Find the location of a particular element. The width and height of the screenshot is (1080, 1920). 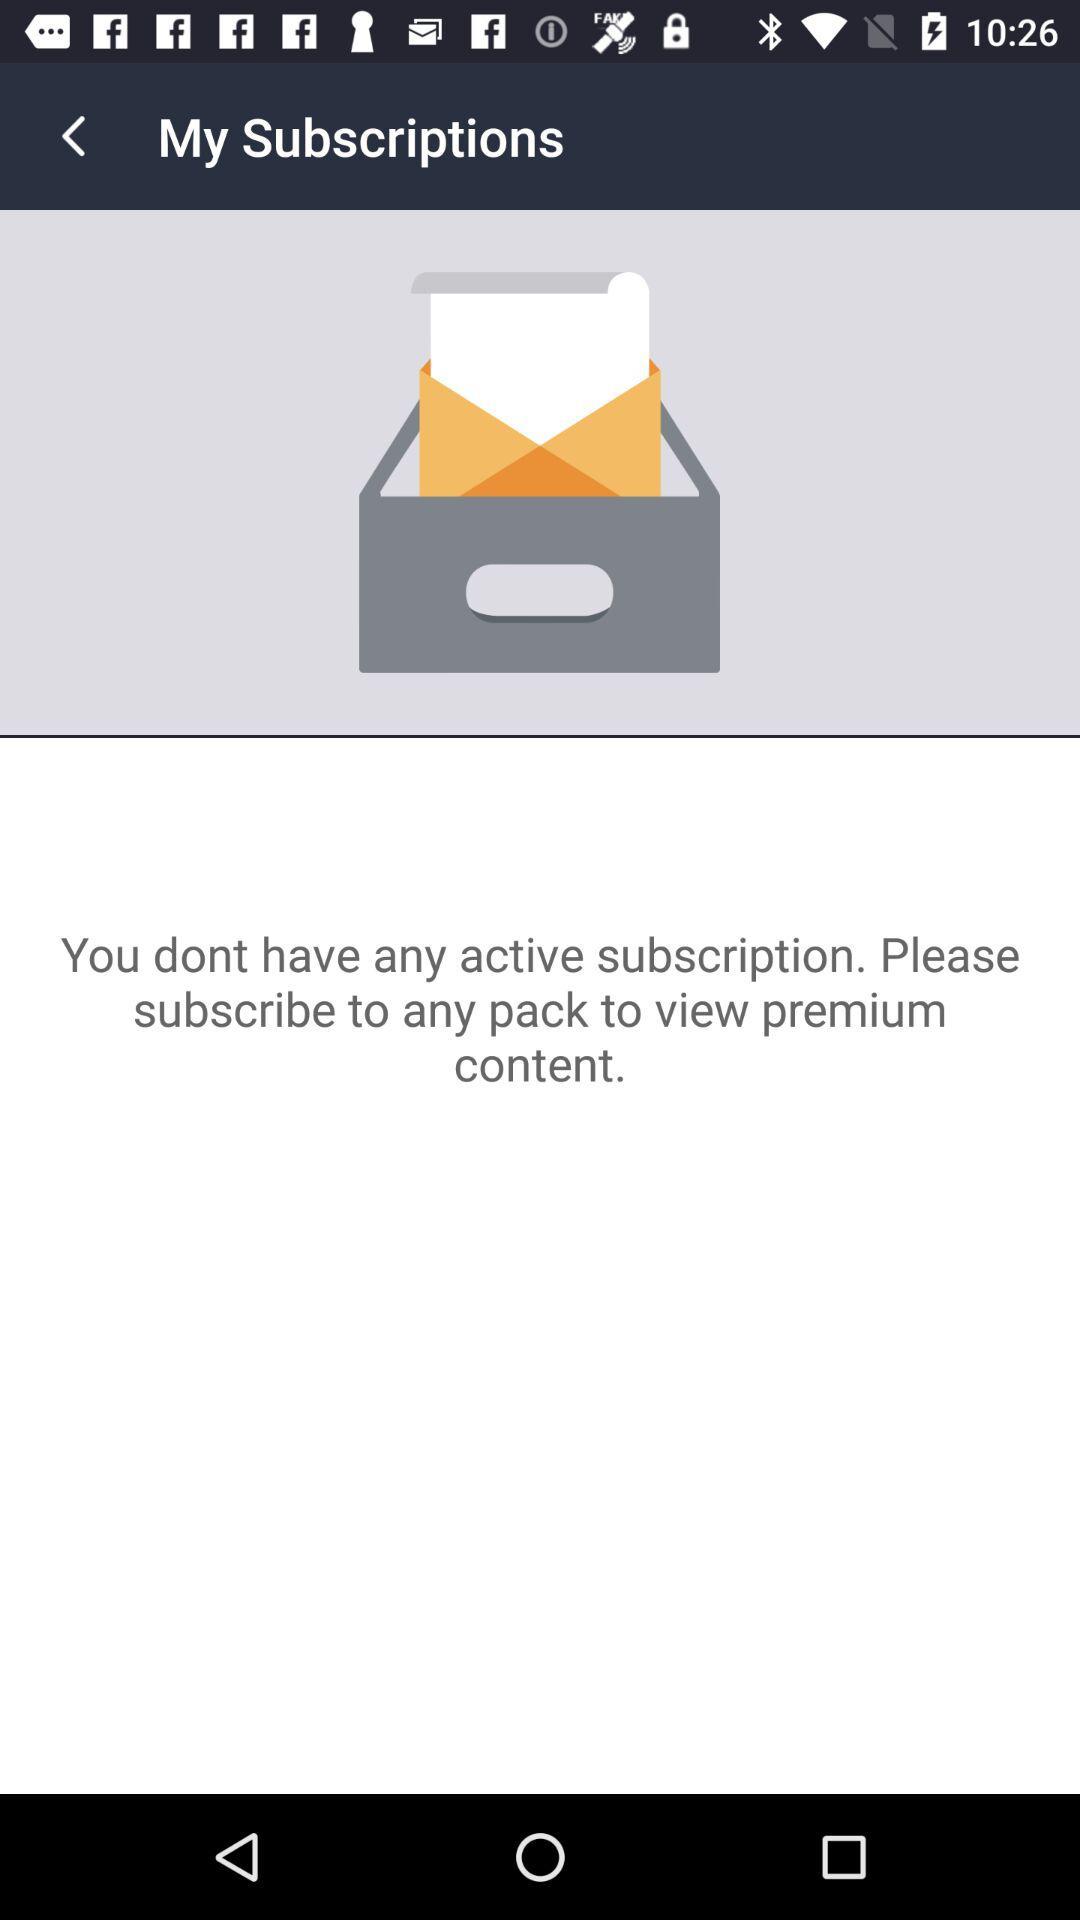

go back is located at coordinates (72, 135).